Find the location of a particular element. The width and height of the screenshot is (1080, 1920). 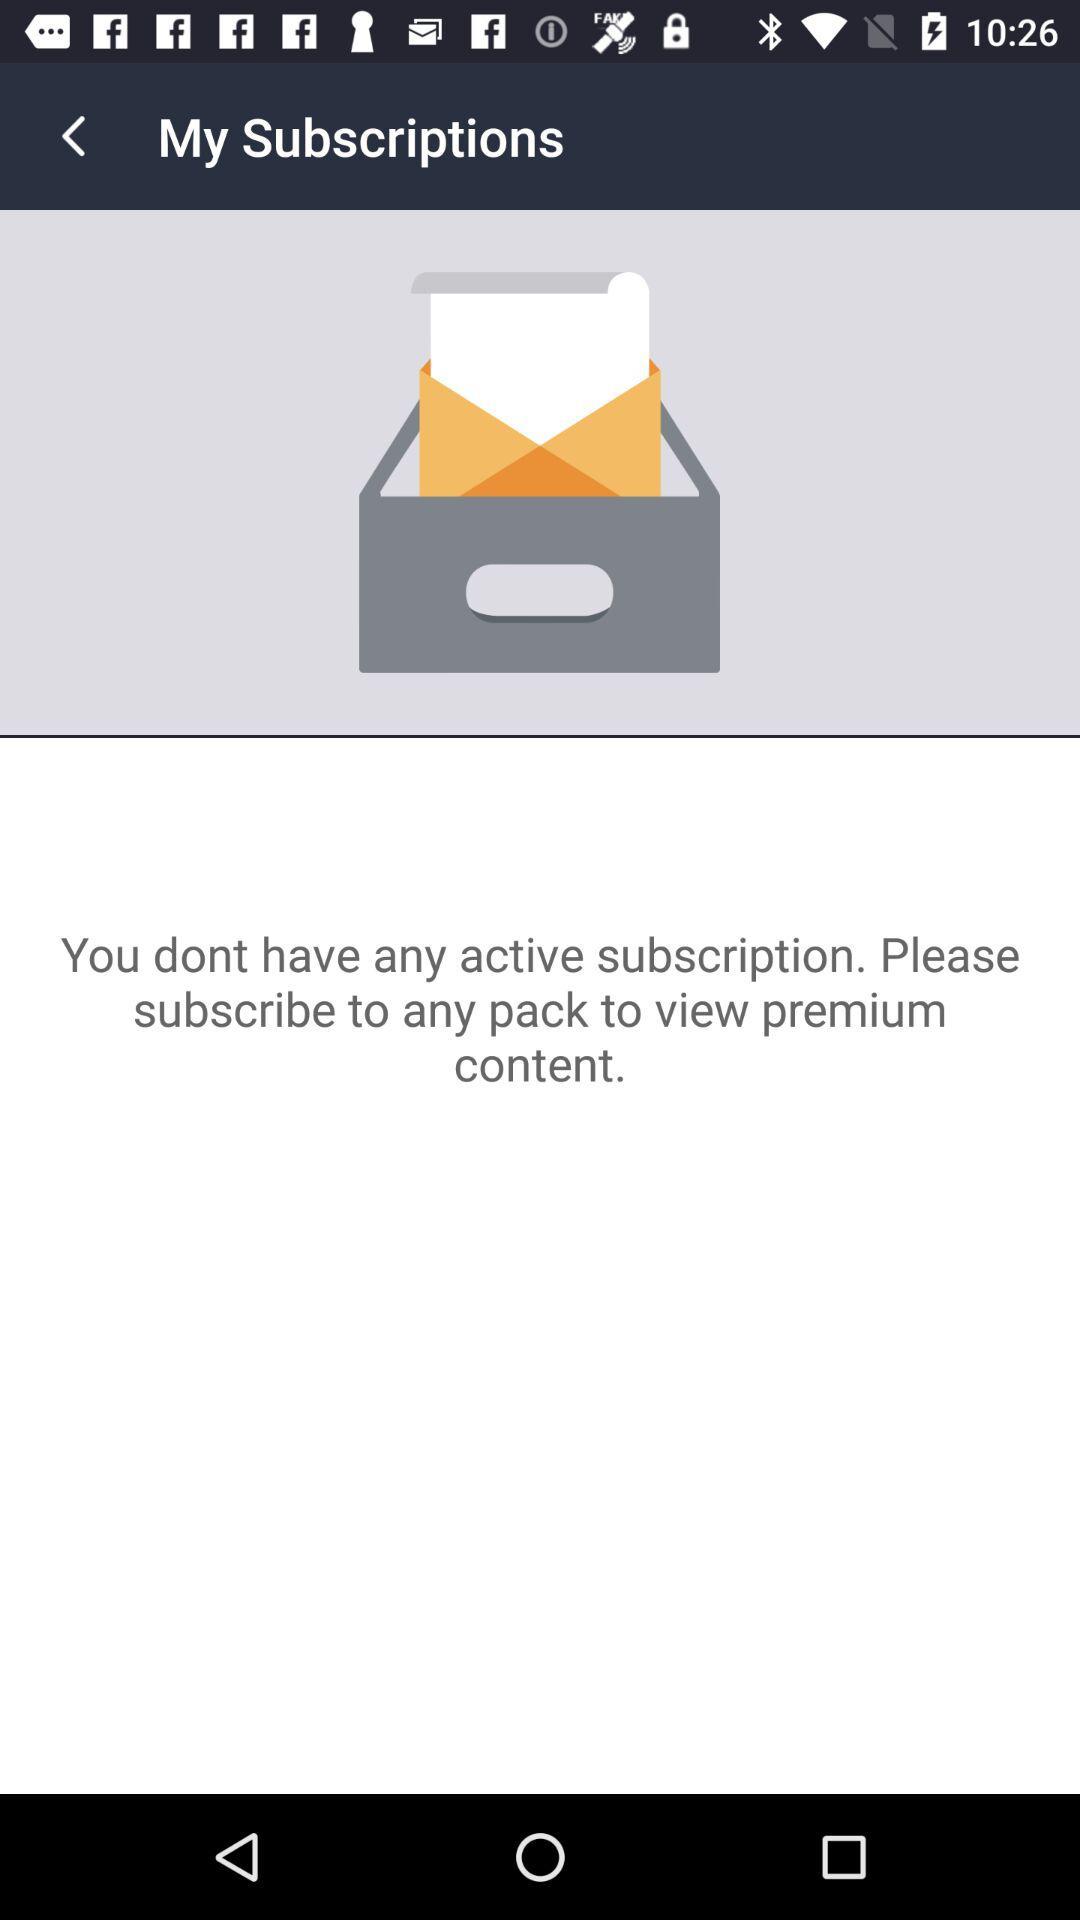

go back is located at coordinates (72, 135).